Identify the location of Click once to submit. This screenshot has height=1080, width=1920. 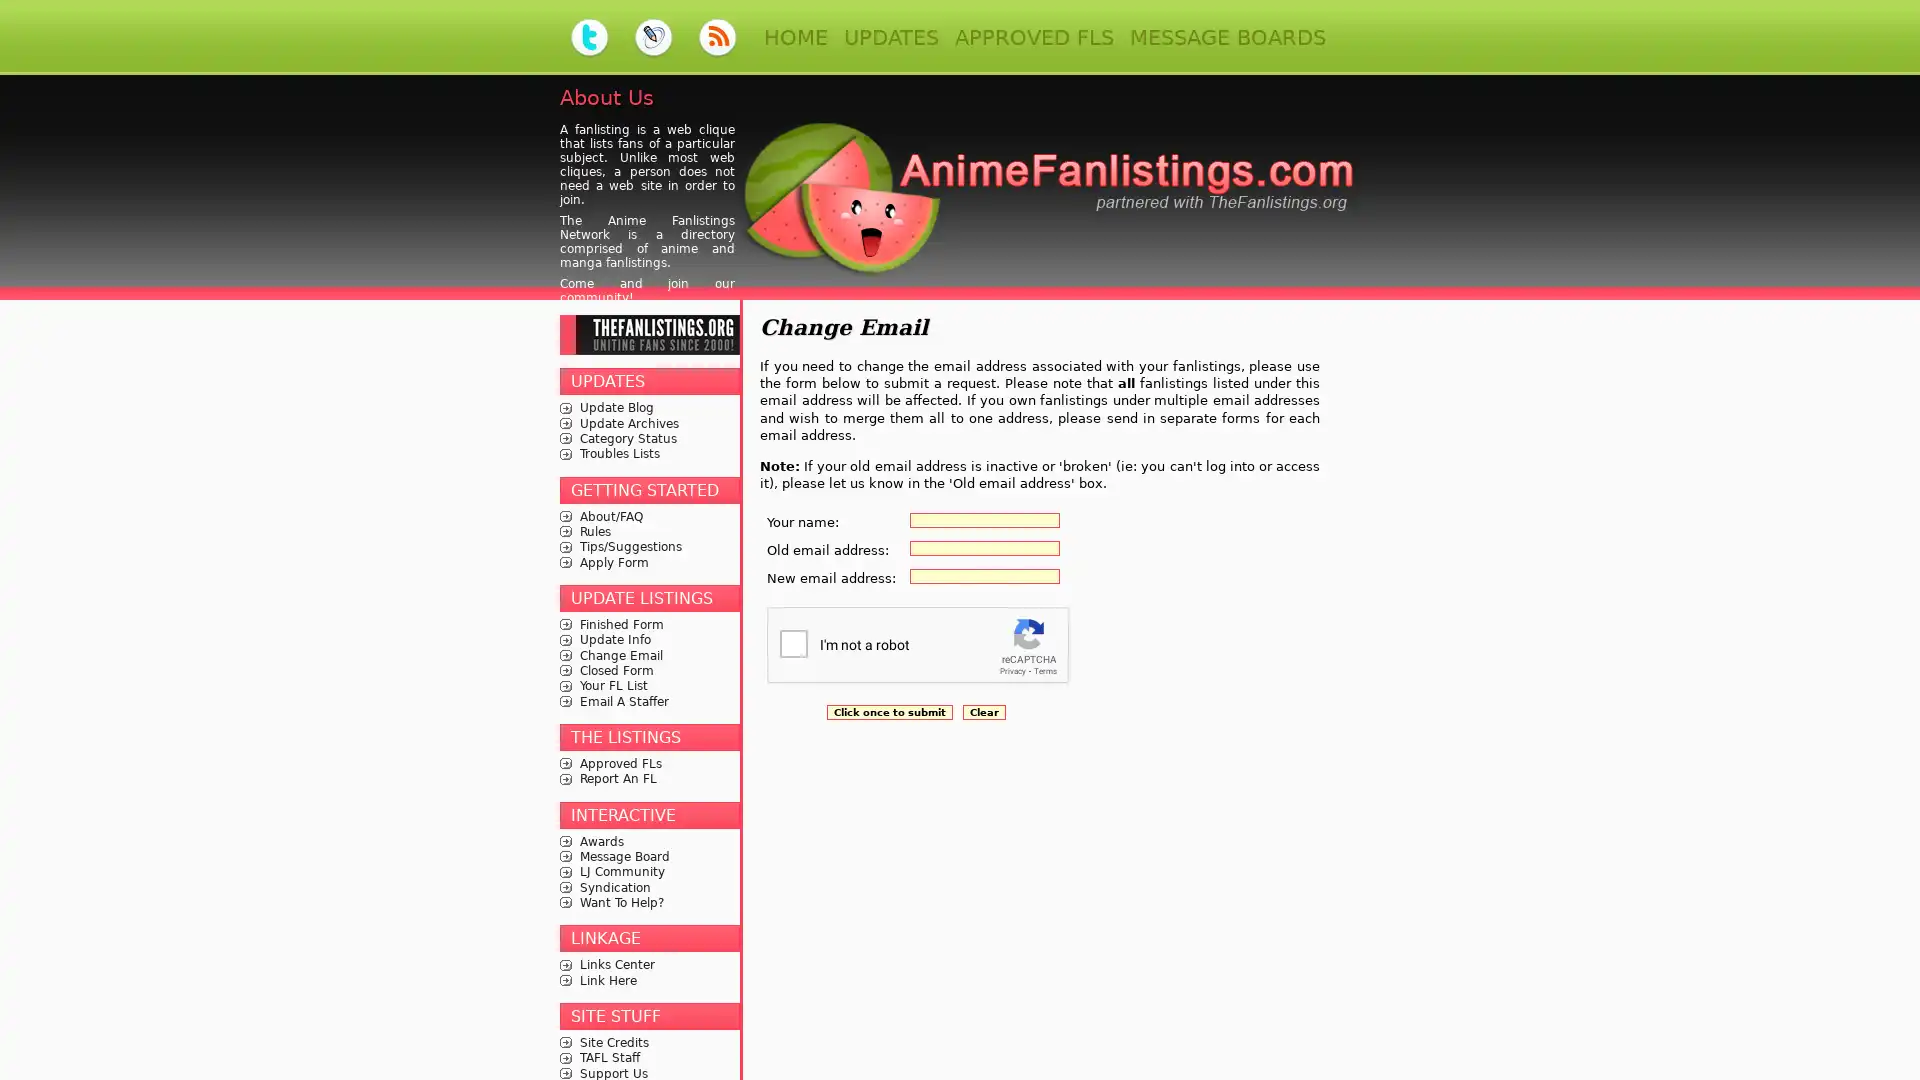
(887, 710).